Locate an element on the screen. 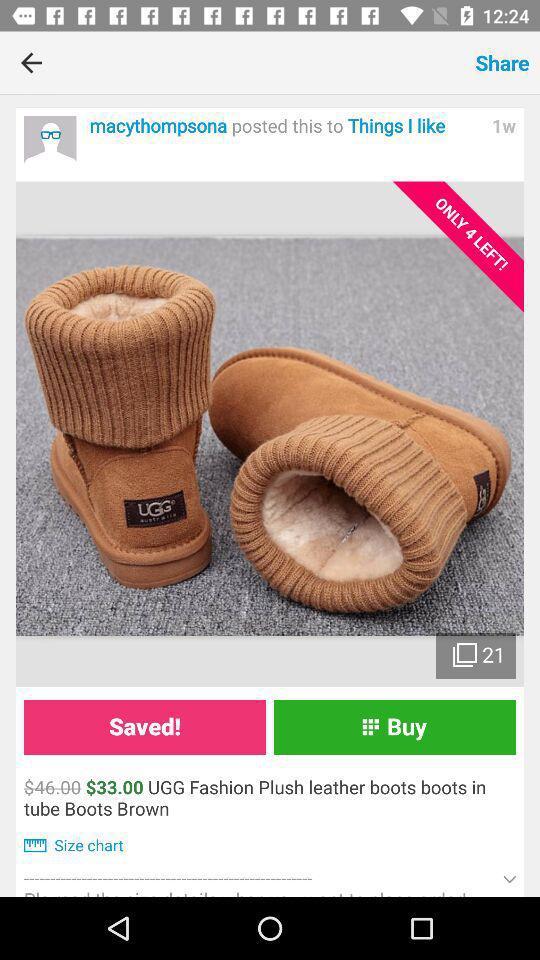  profile picture is located at coordinates (50, 141).